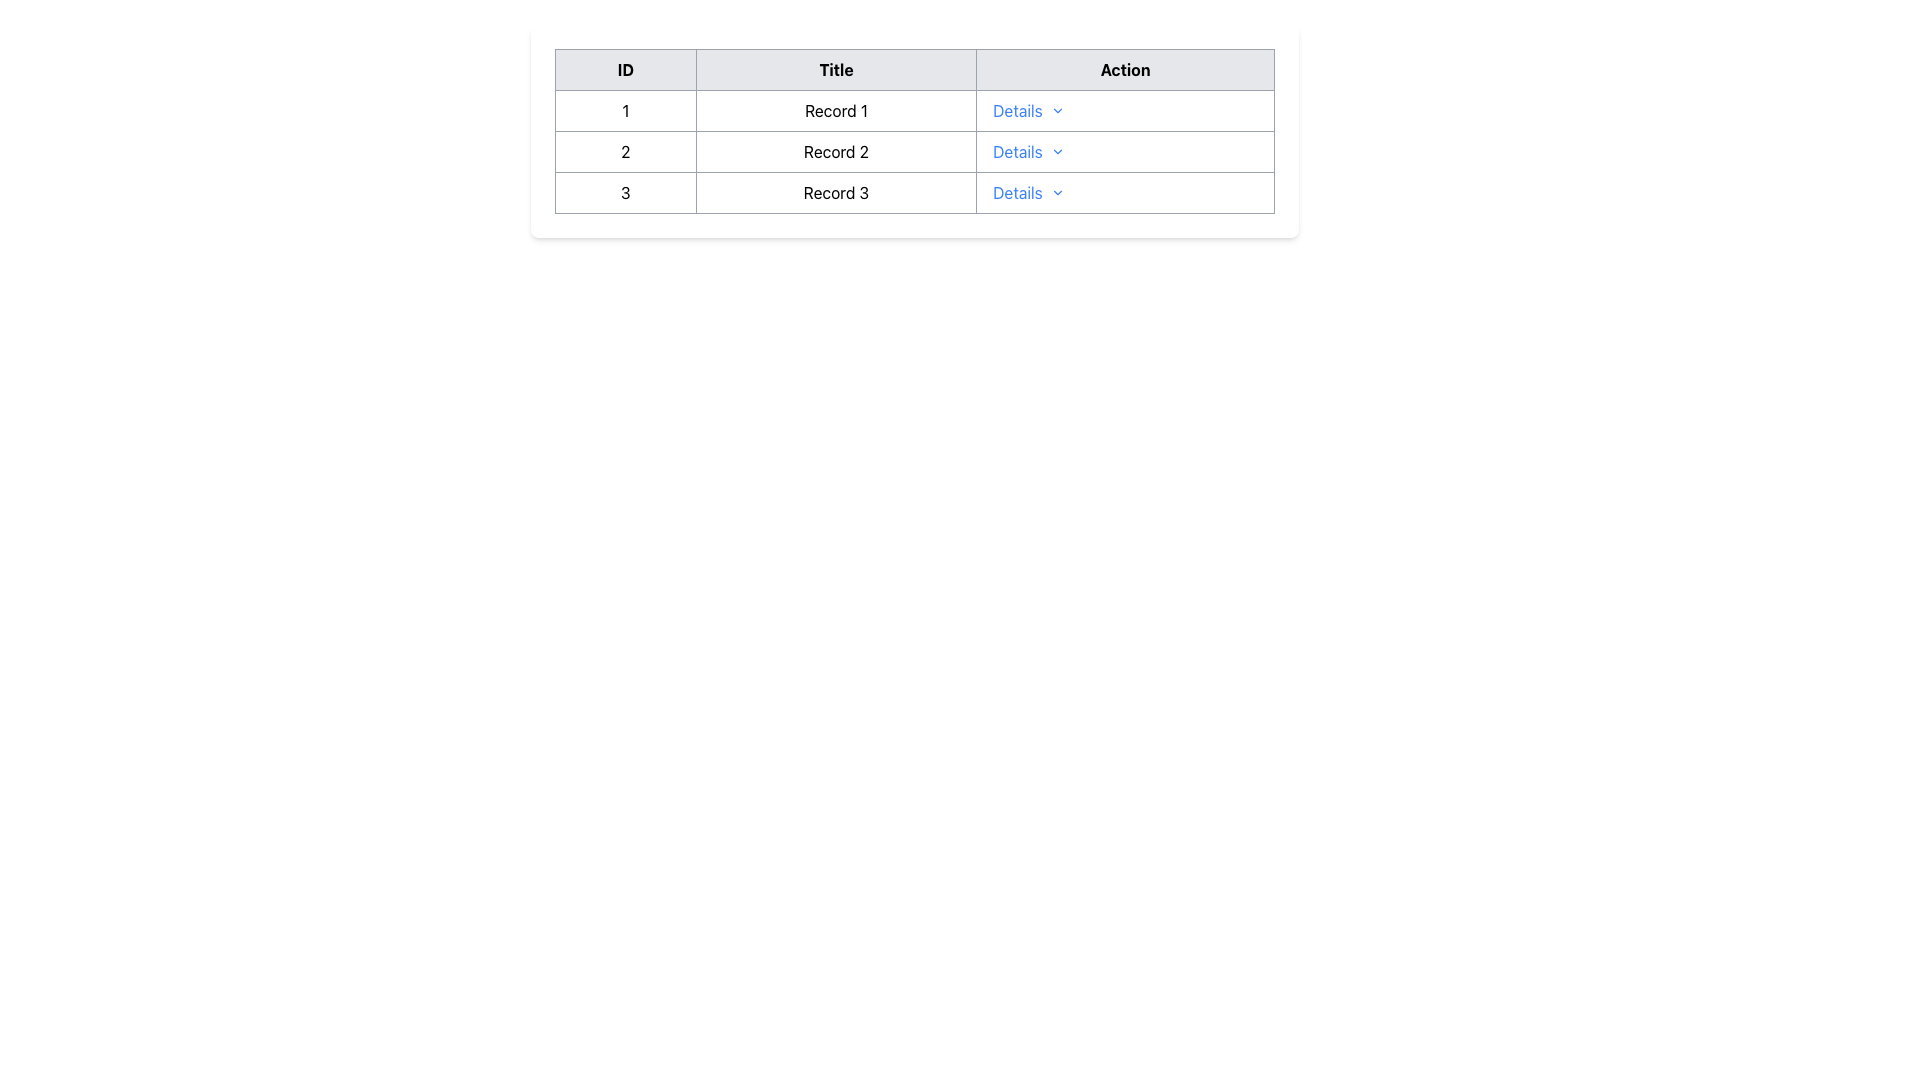 This screenshot has width=1920, height=1080. Describe the element at coordinates (1028, 111) in the screenshot. I see `the 'Details' hyperlink in the 'Action' column of the first row` at that location.